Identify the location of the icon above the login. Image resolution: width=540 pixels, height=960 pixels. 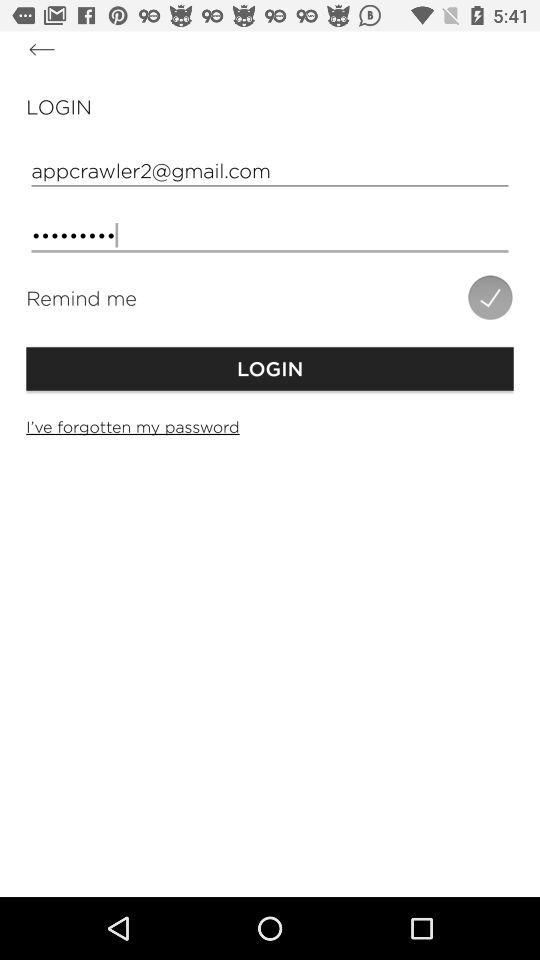
(42, 48).